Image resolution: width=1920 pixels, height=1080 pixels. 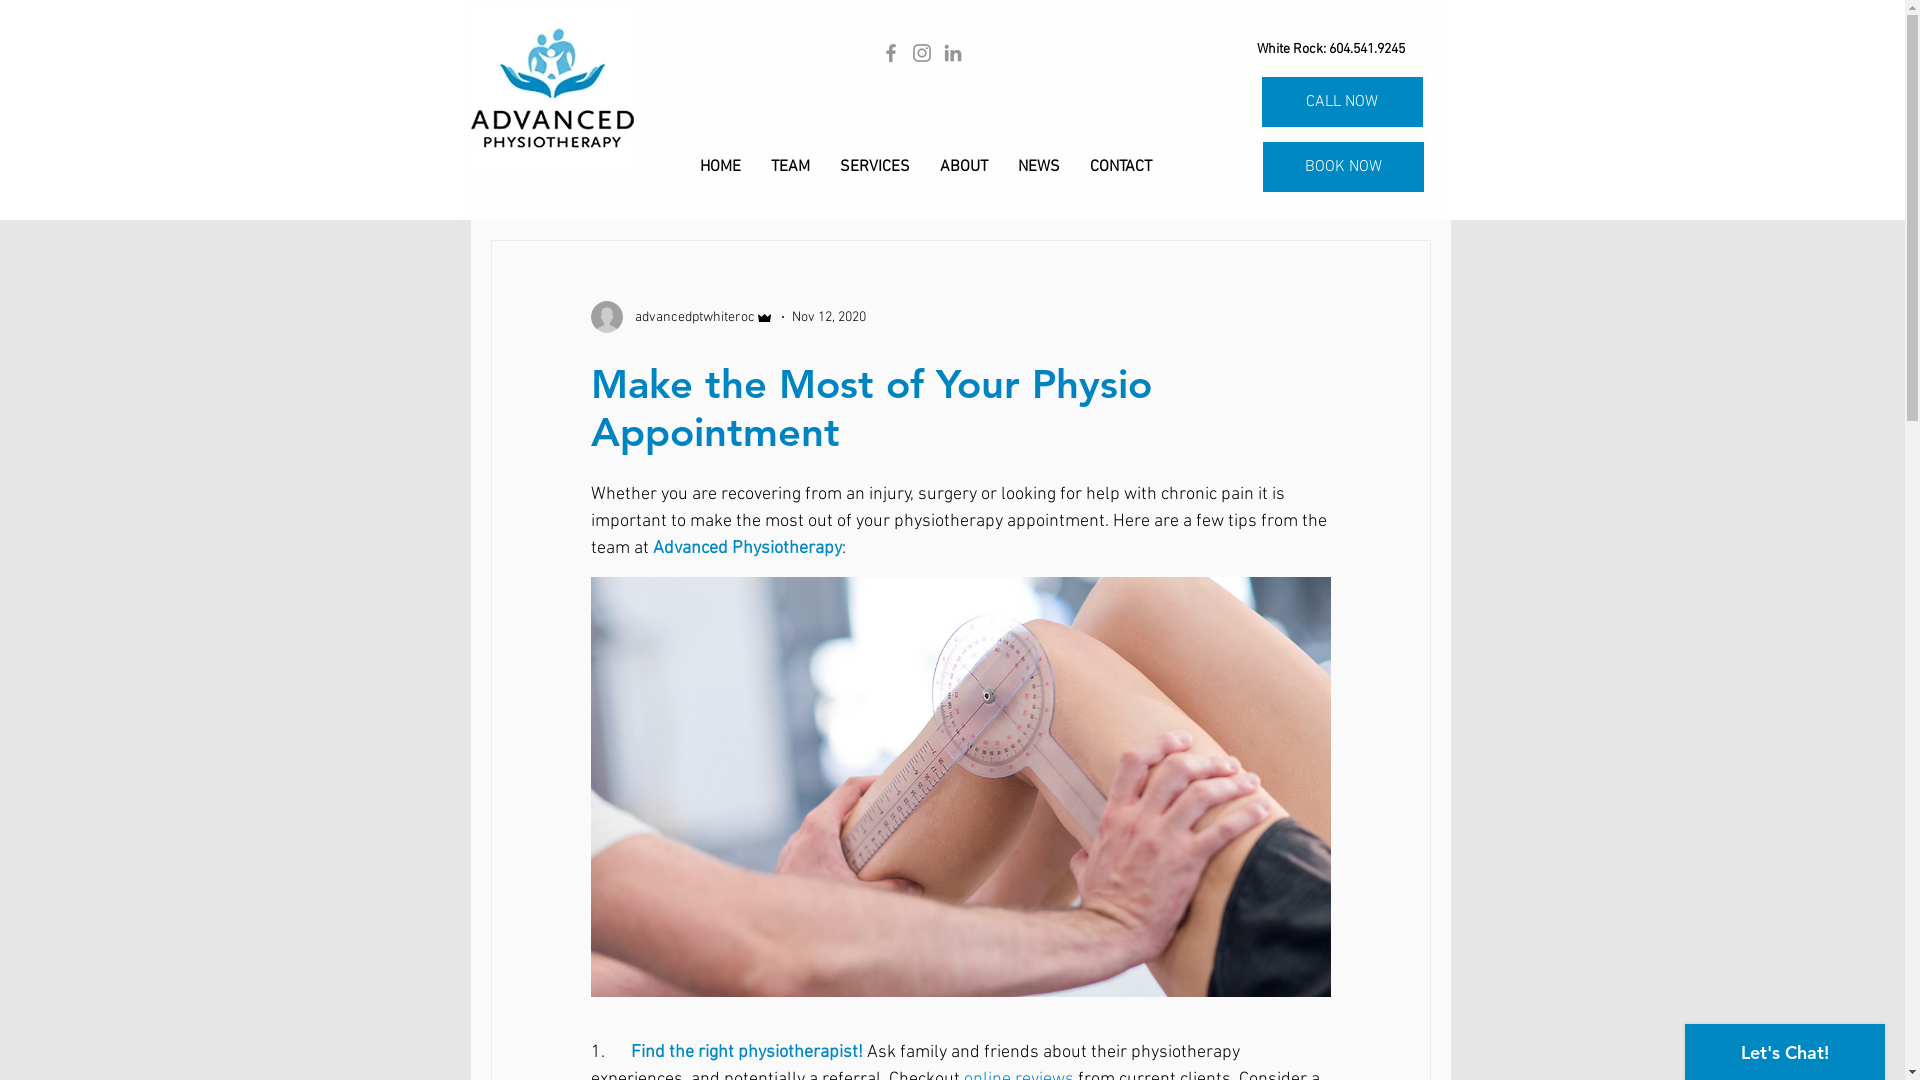 What do you see at coordinates (1073, 165) in the screenshot?
I see `'CONTACT'` at bounding box center [1073, 165].